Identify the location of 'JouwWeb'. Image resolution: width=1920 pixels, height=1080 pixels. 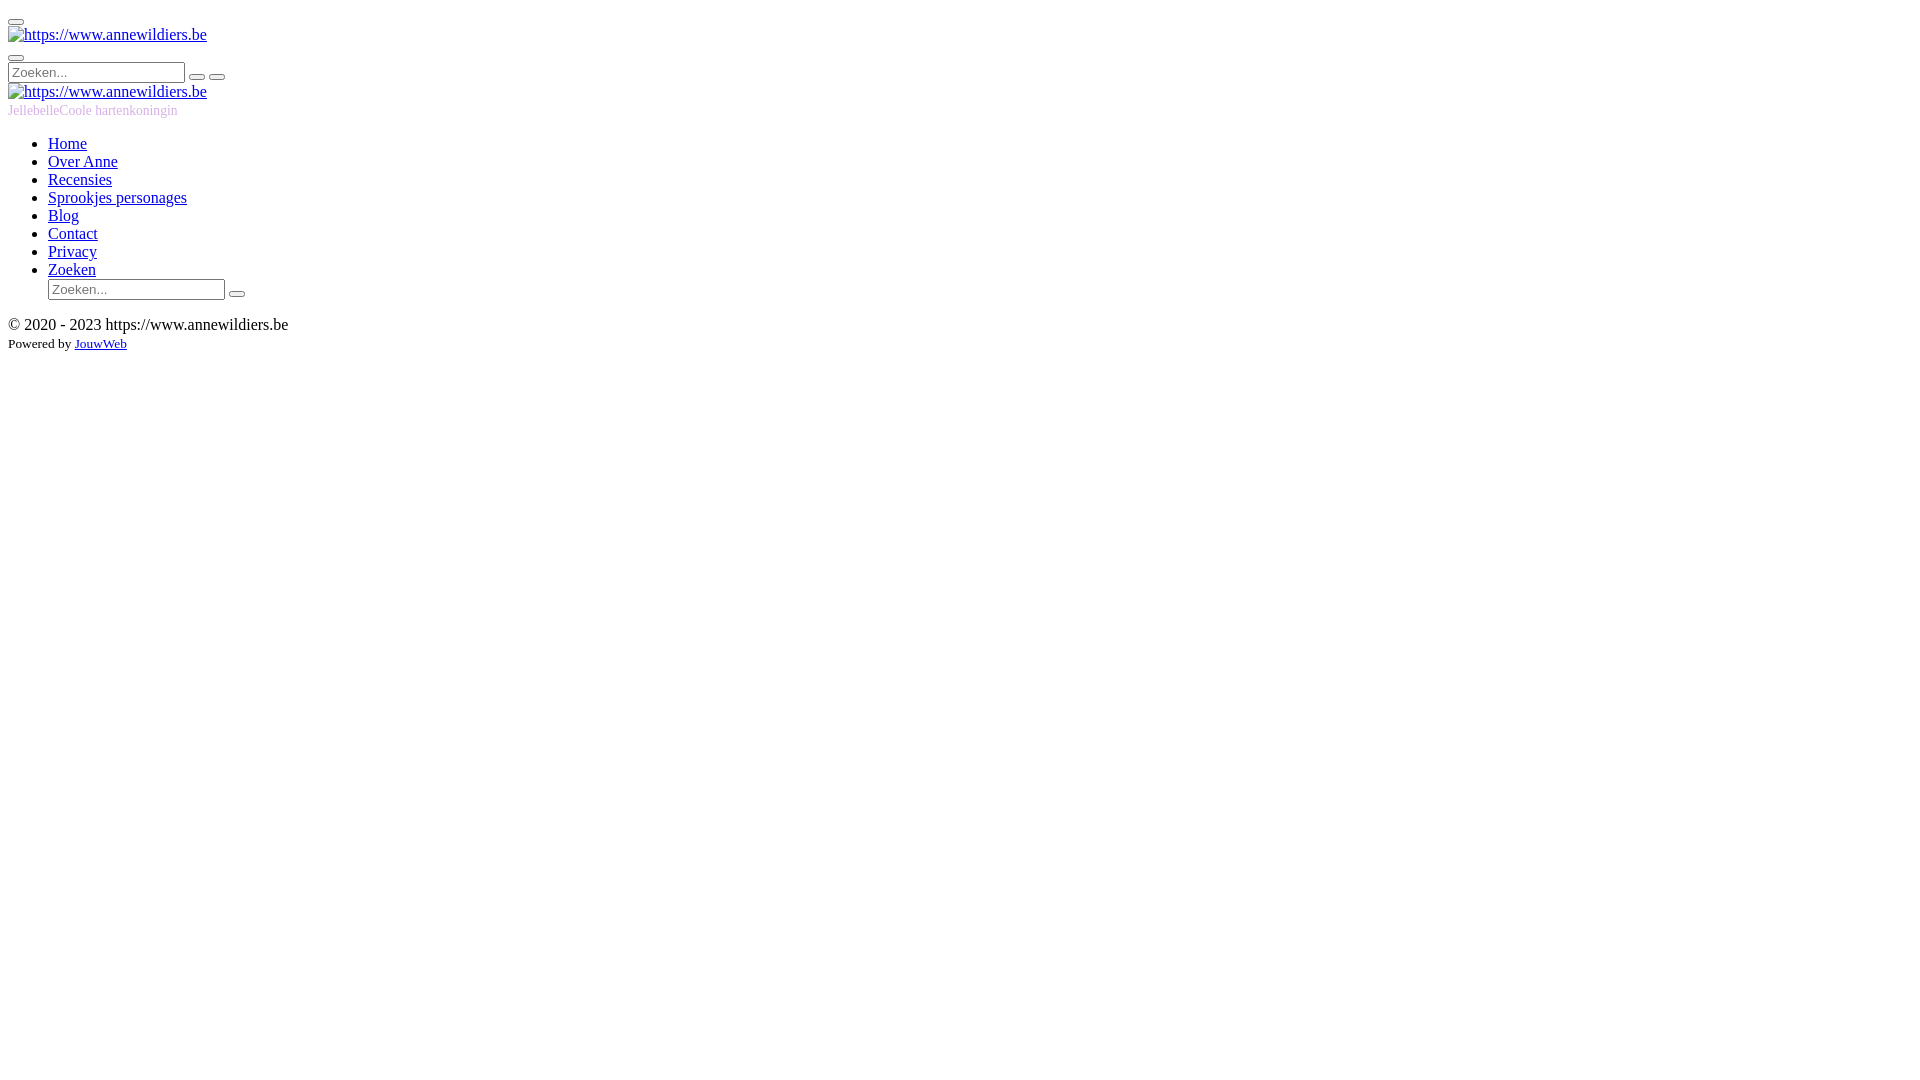
(75, 342).